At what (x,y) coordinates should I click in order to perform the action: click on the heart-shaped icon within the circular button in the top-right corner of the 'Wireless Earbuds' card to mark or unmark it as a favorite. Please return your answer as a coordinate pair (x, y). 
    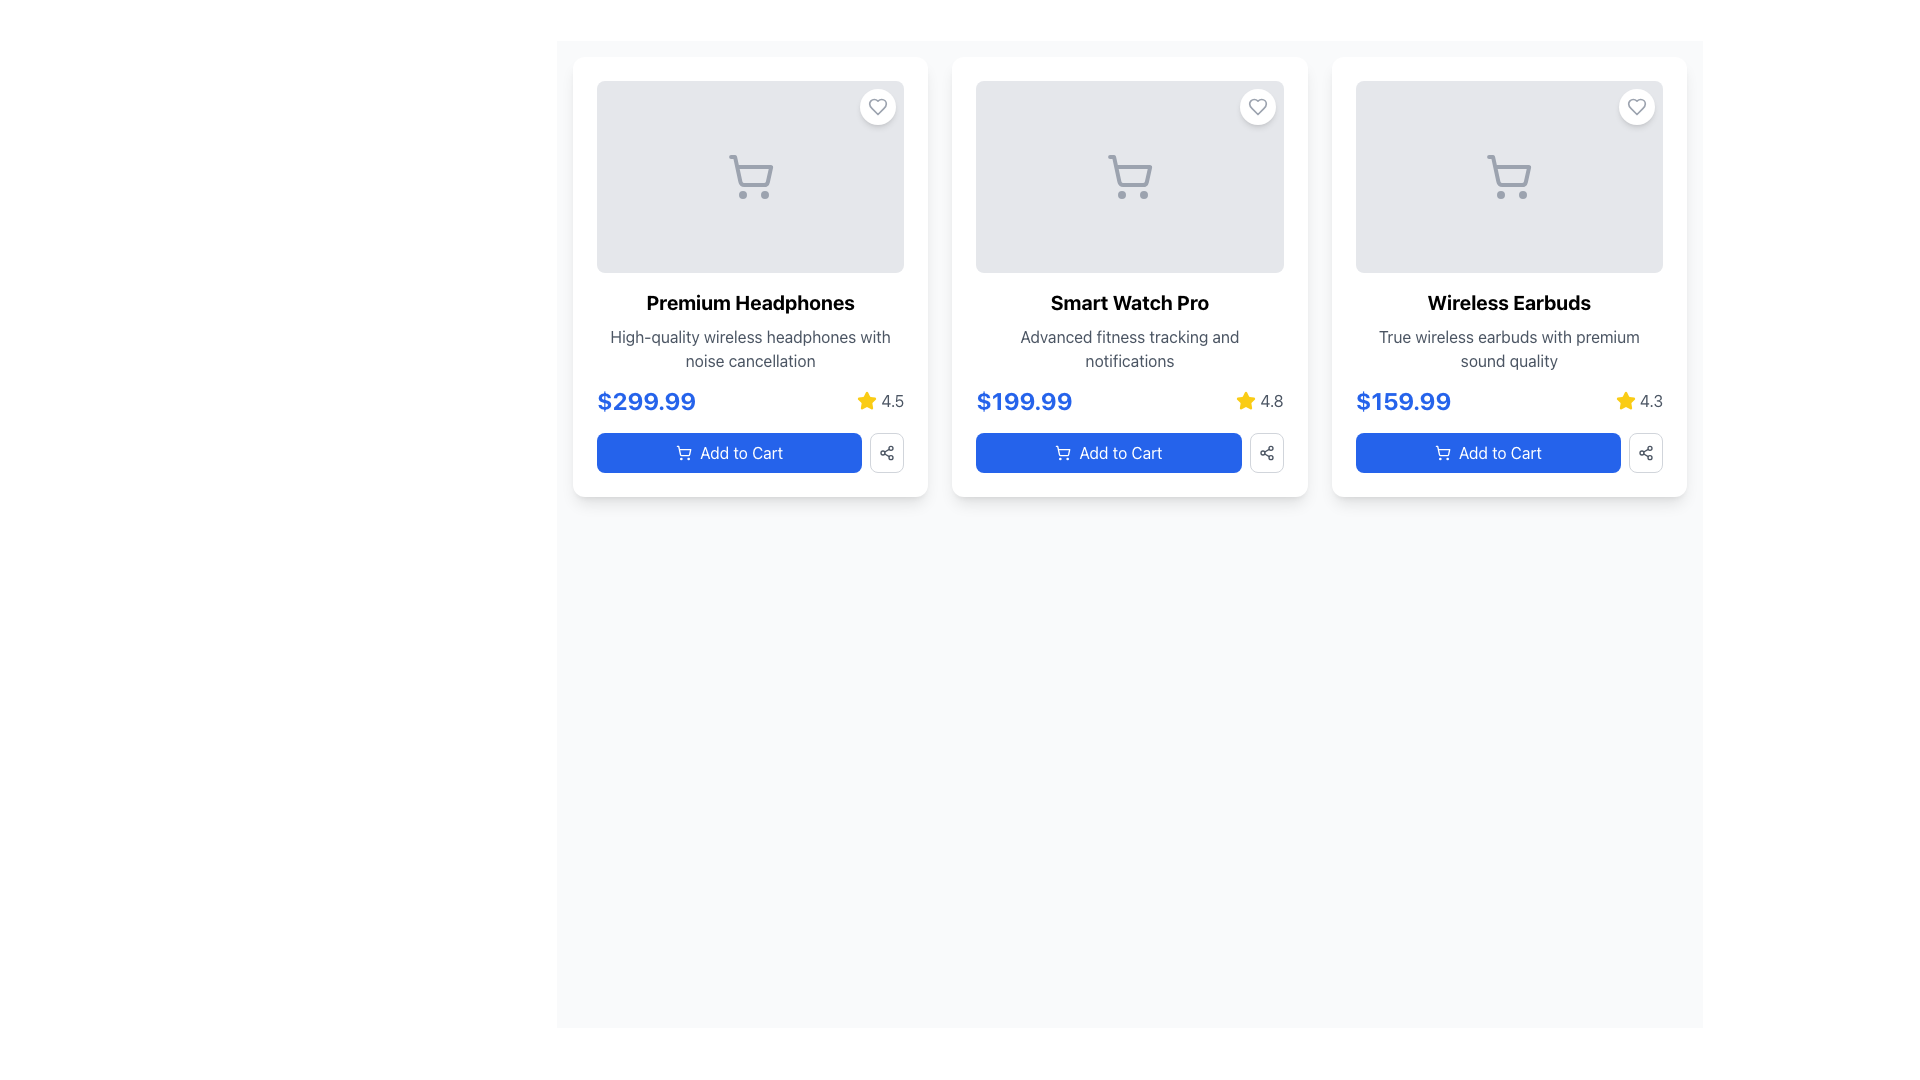
    Looking at the image, I should click on (1636, 107).